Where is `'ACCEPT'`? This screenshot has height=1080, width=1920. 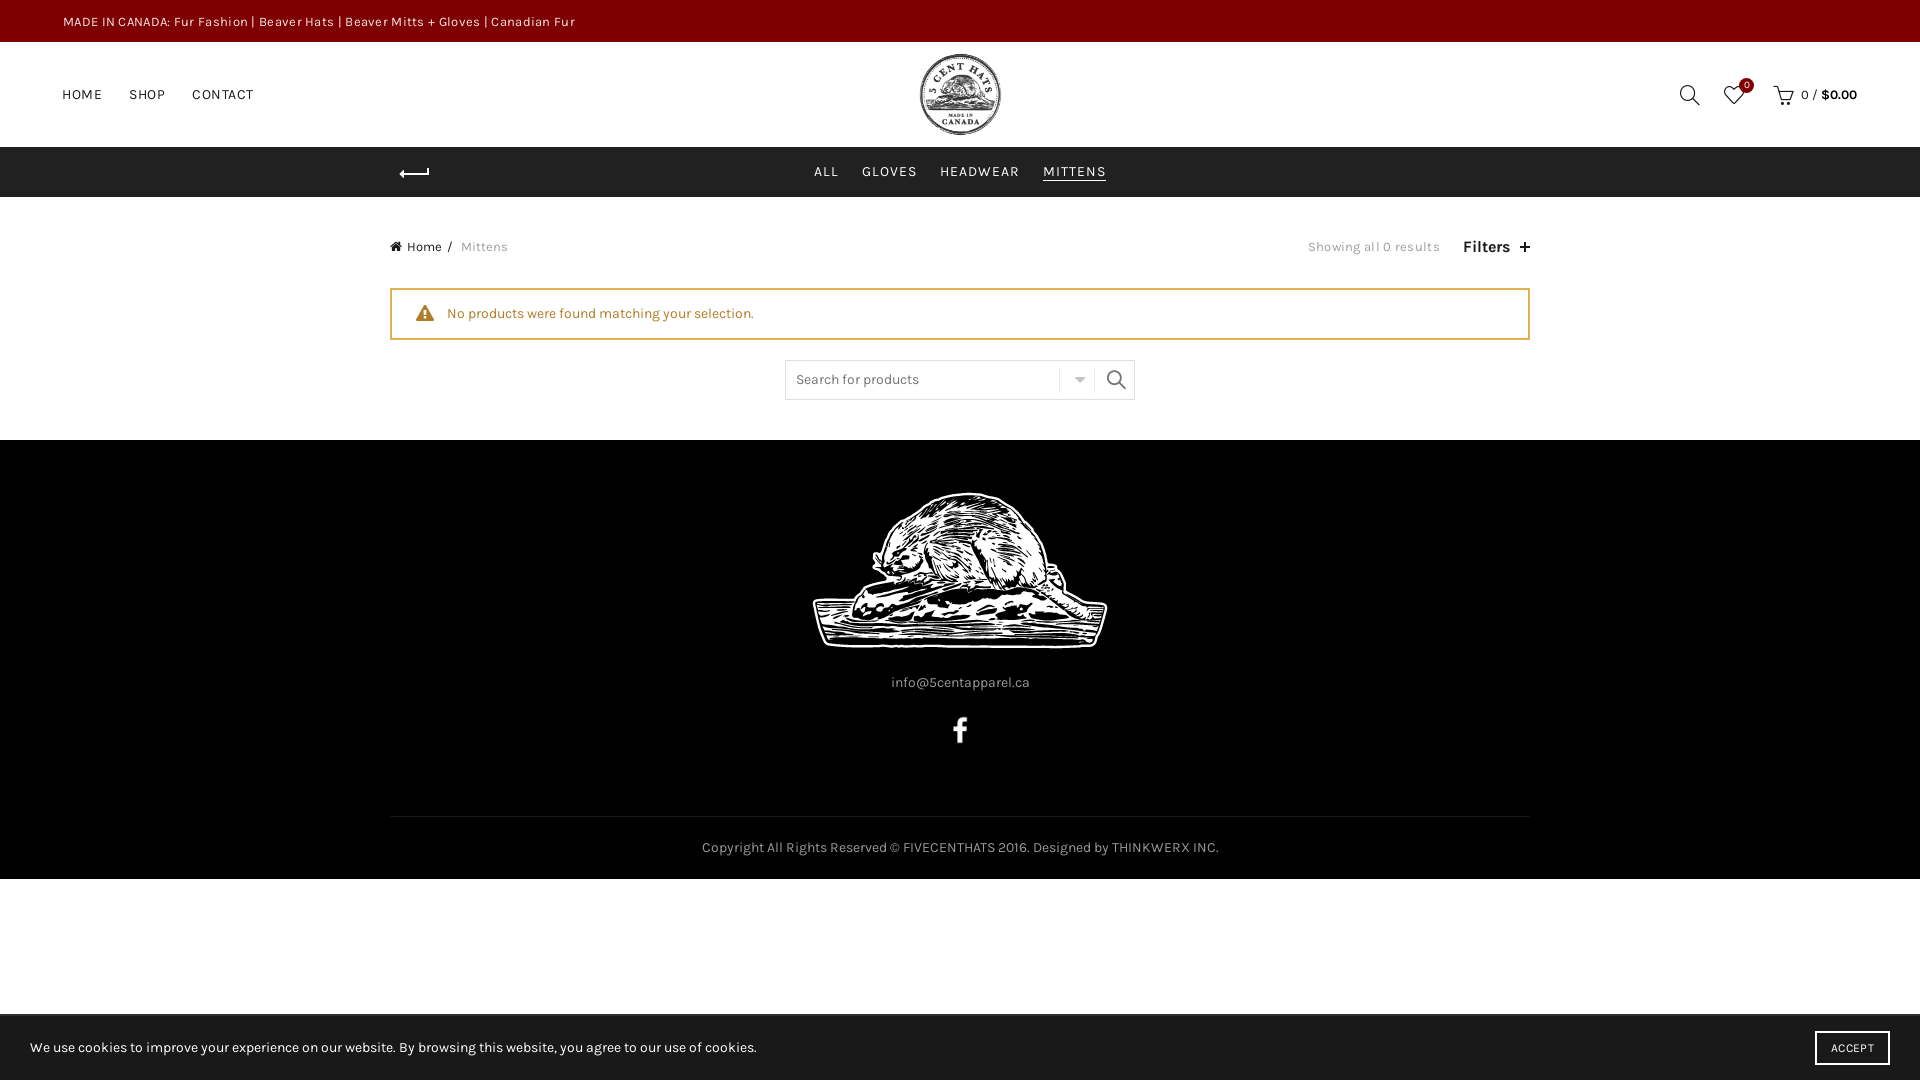
'ACCEPT' is located at coordinates (1814, 1047).